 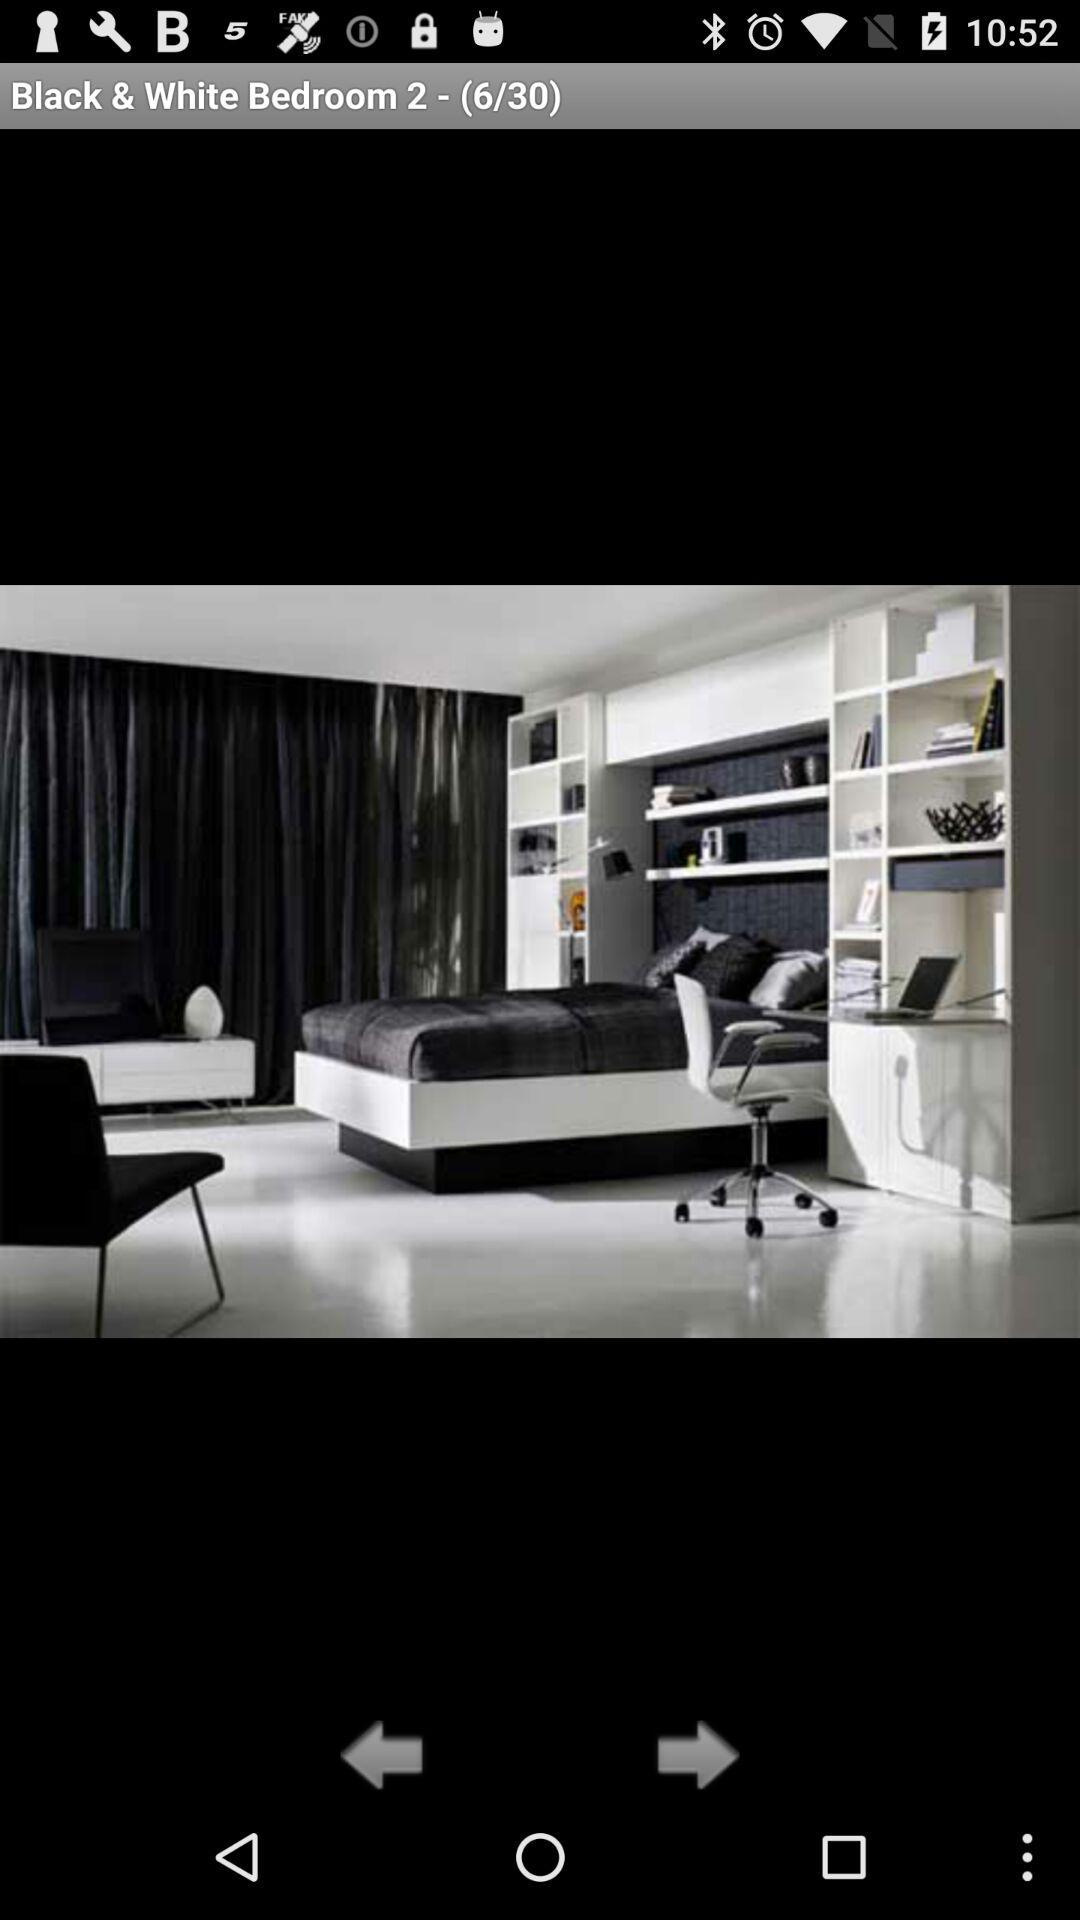 I want to click on forward right, so click(x=691, y=1756).